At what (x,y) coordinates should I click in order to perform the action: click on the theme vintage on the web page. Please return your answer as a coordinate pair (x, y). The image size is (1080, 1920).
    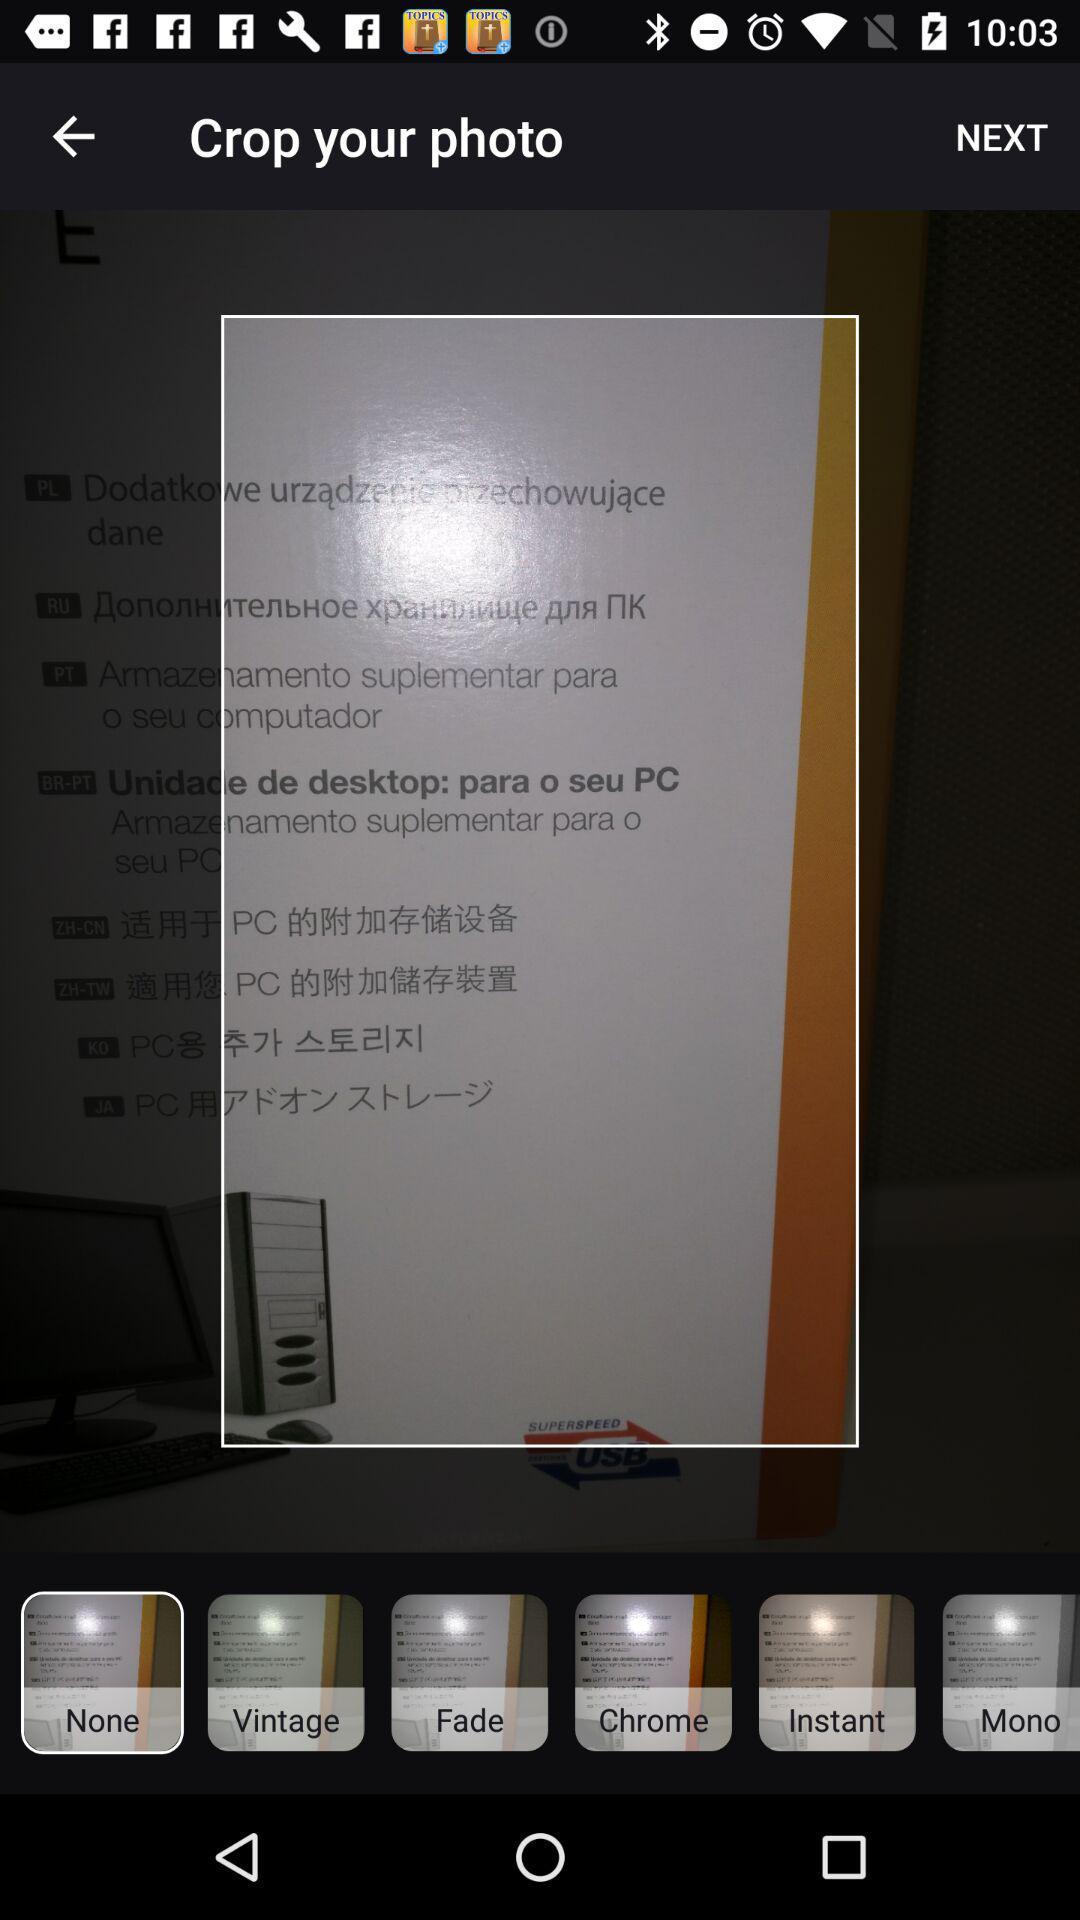
    Looking at the image, I should click on (286, 1673).